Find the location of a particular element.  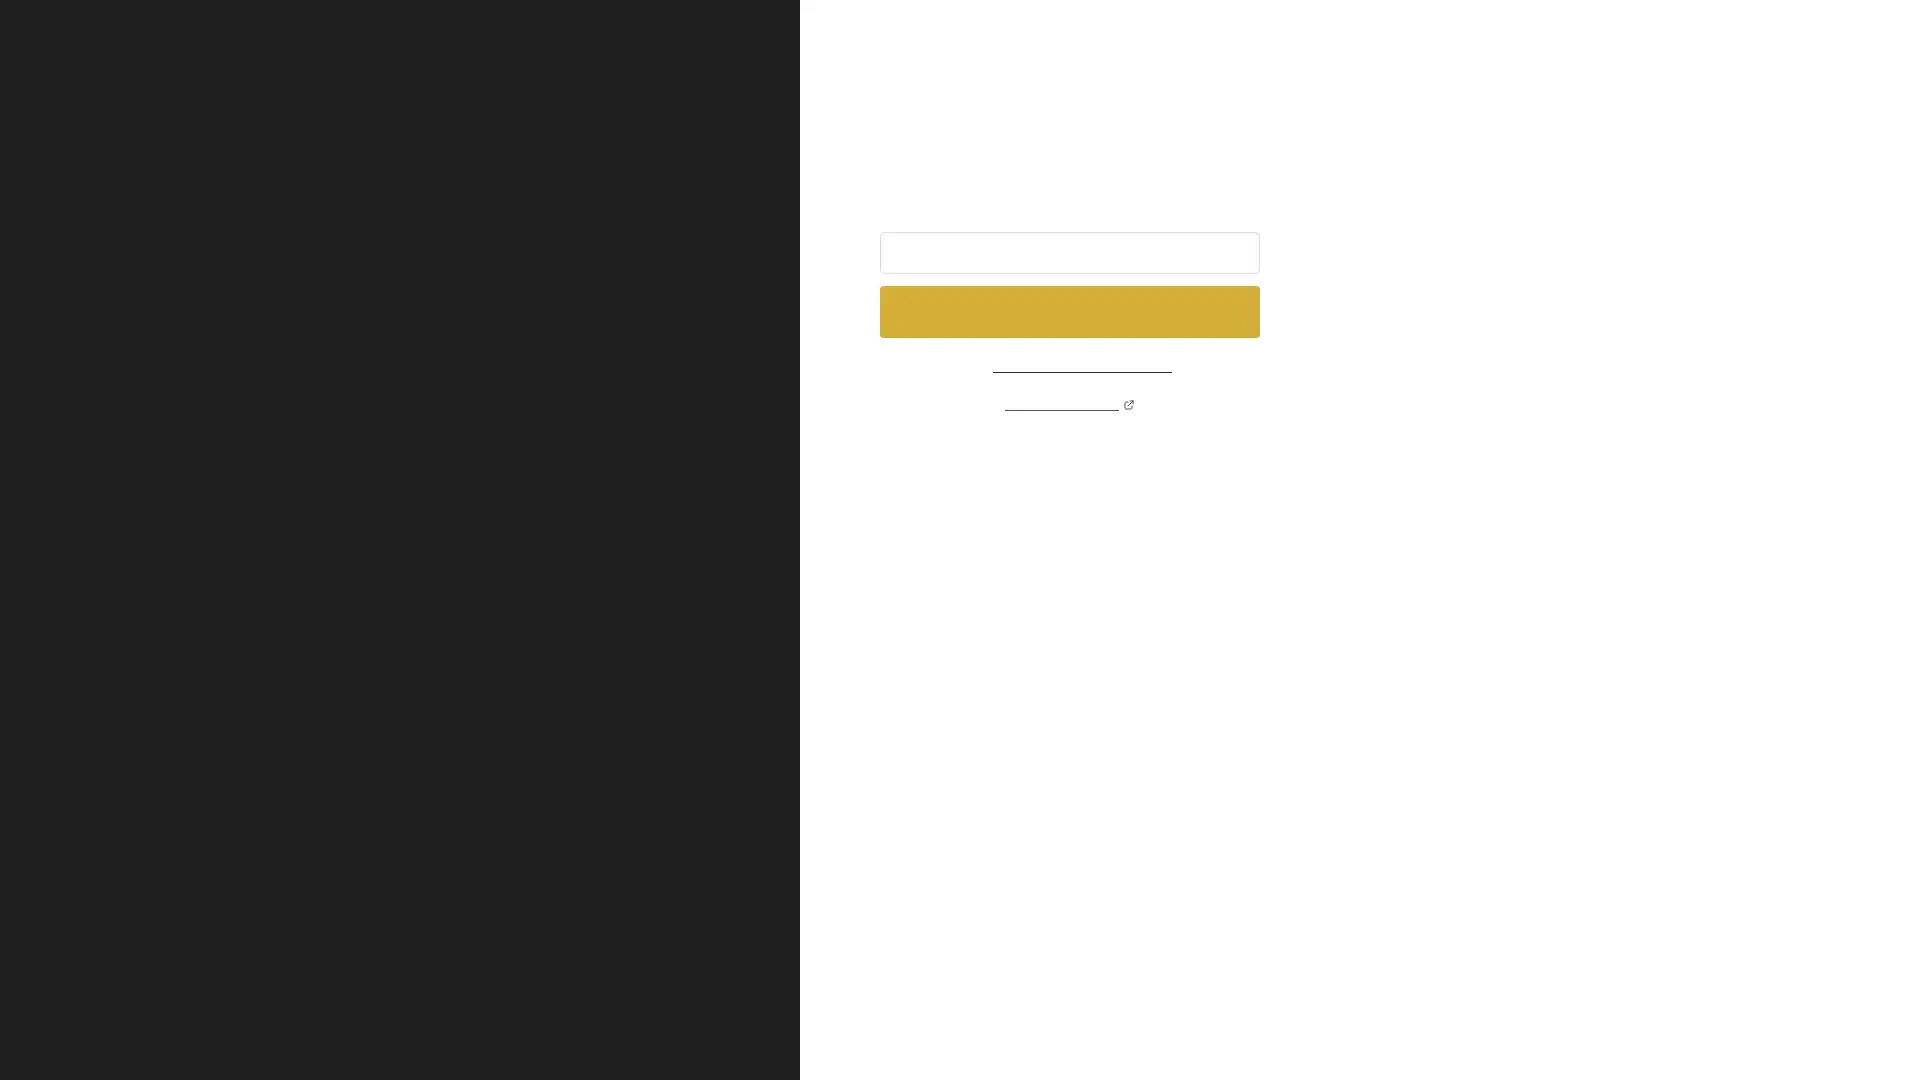

Send sign in link is located at coordinates (1069, 312).